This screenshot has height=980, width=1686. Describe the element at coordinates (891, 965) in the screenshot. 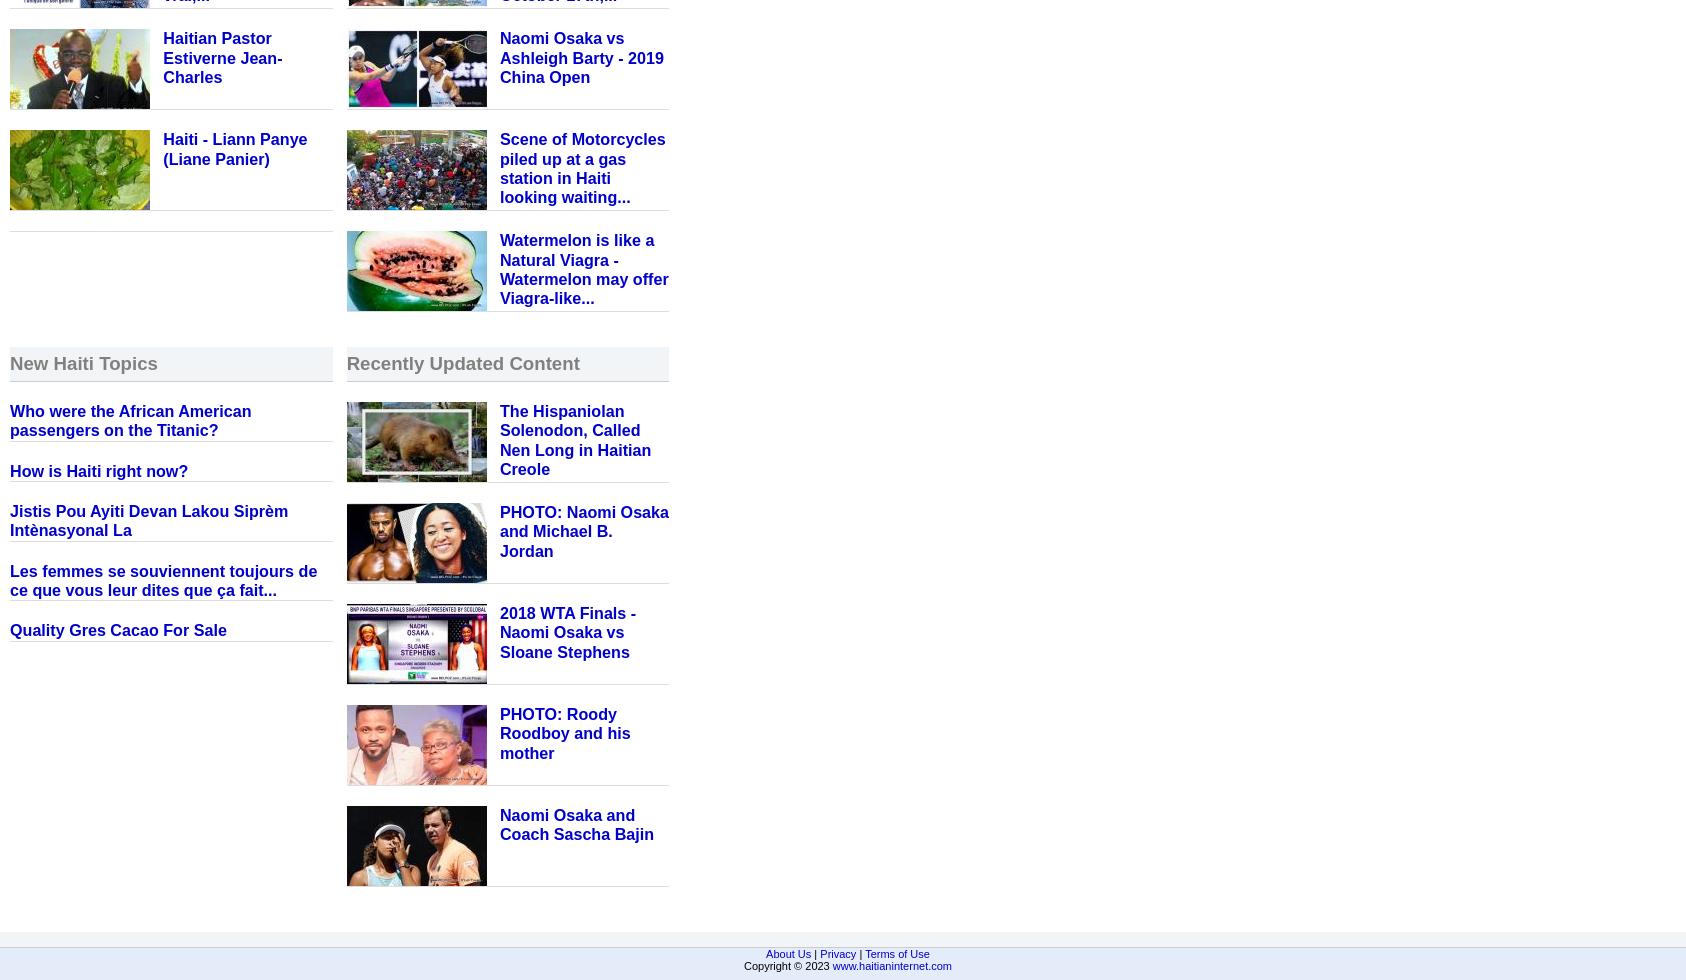

I see `'www.haitianinternet.com'` at that location.